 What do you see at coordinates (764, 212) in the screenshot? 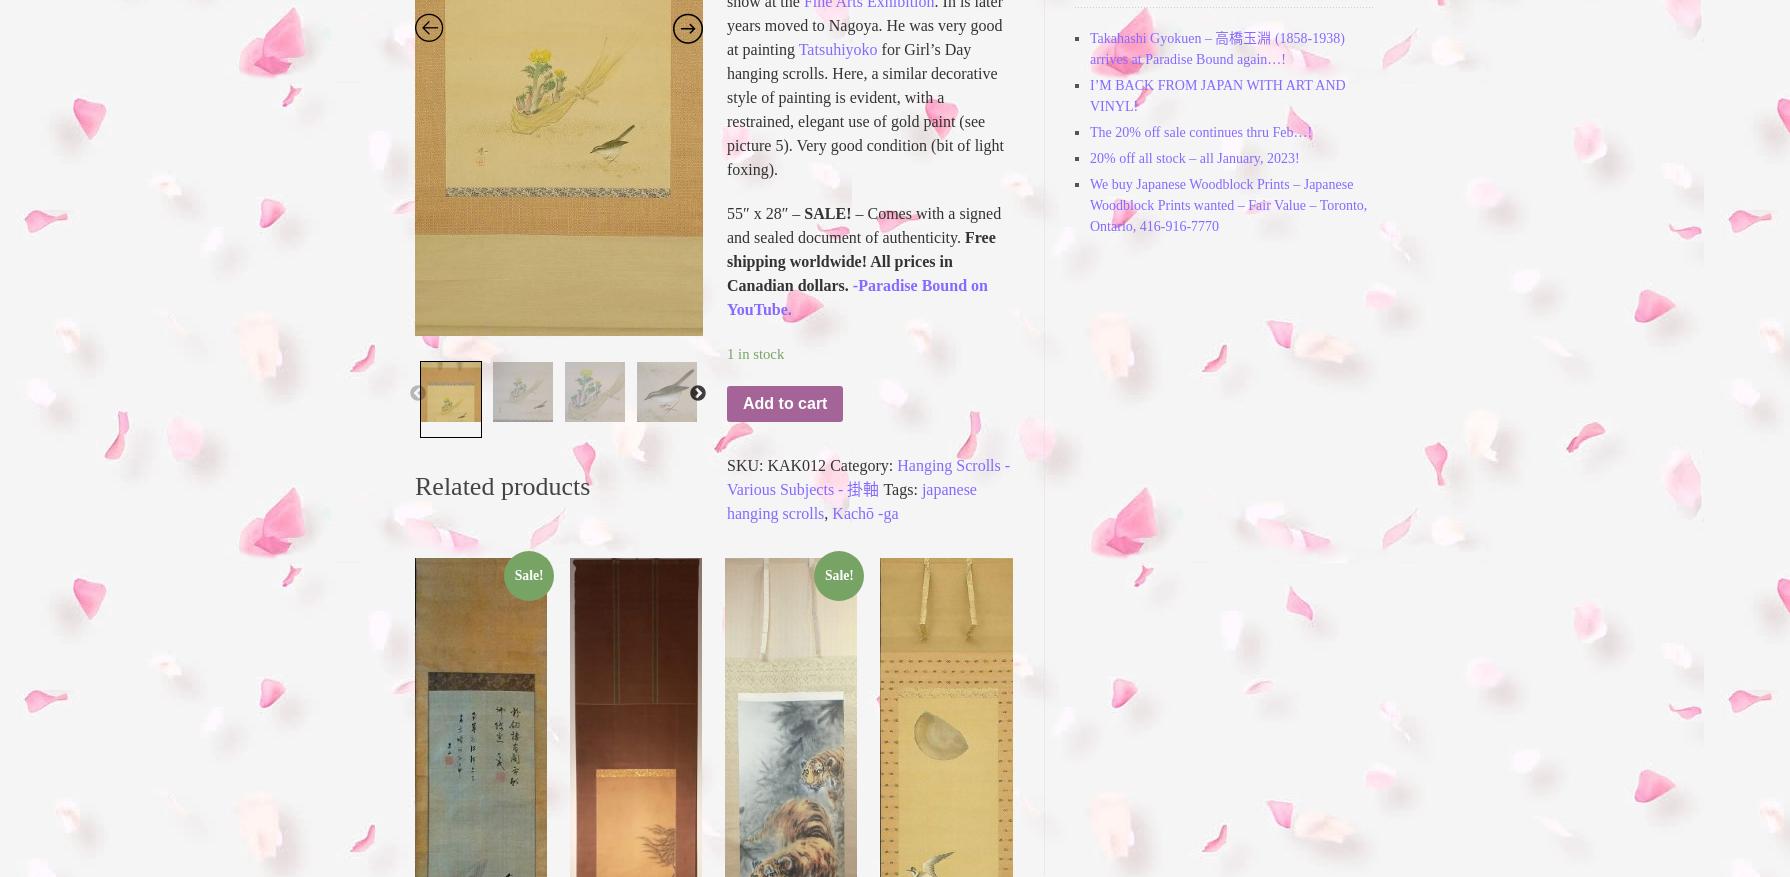
I see `'55″ x 28″ –'` at bounding box center [764, 212].